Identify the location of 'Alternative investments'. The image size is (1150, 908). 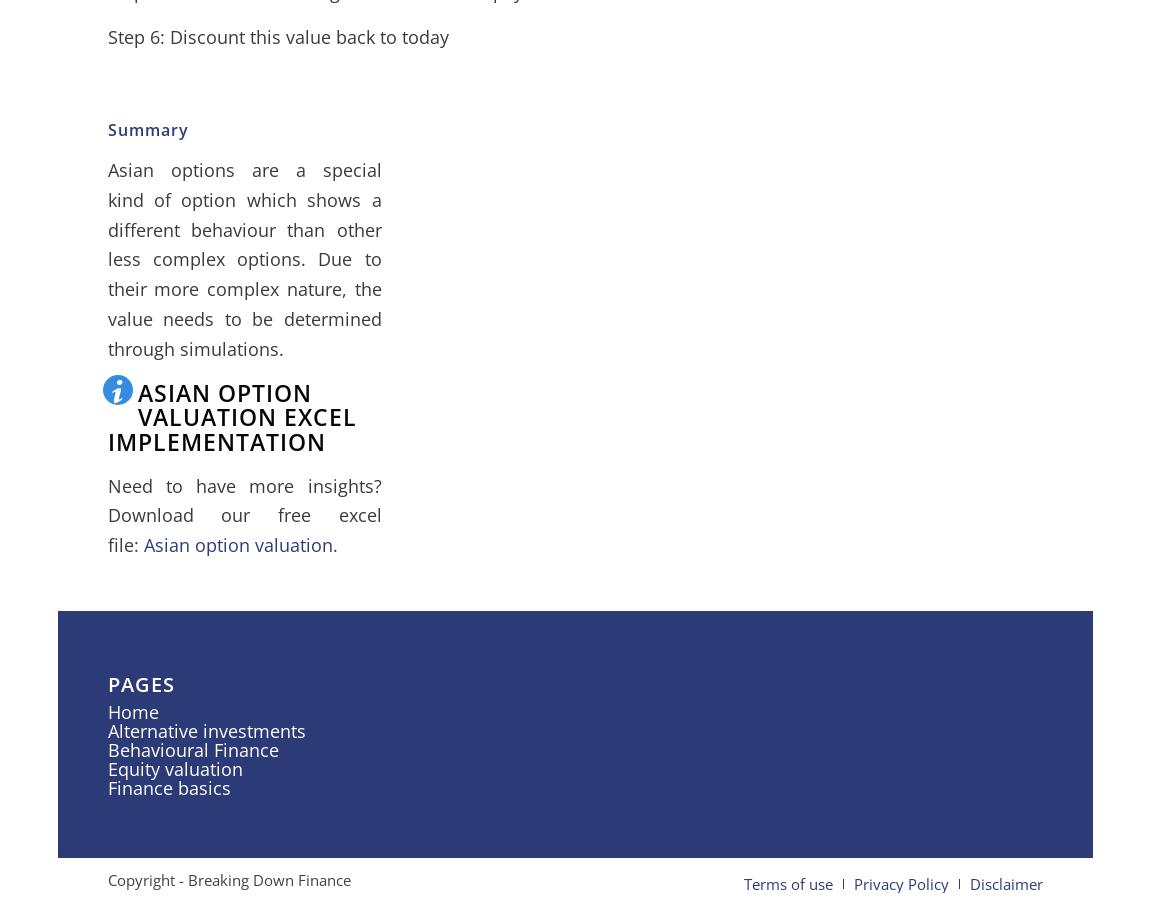
(204, 731).